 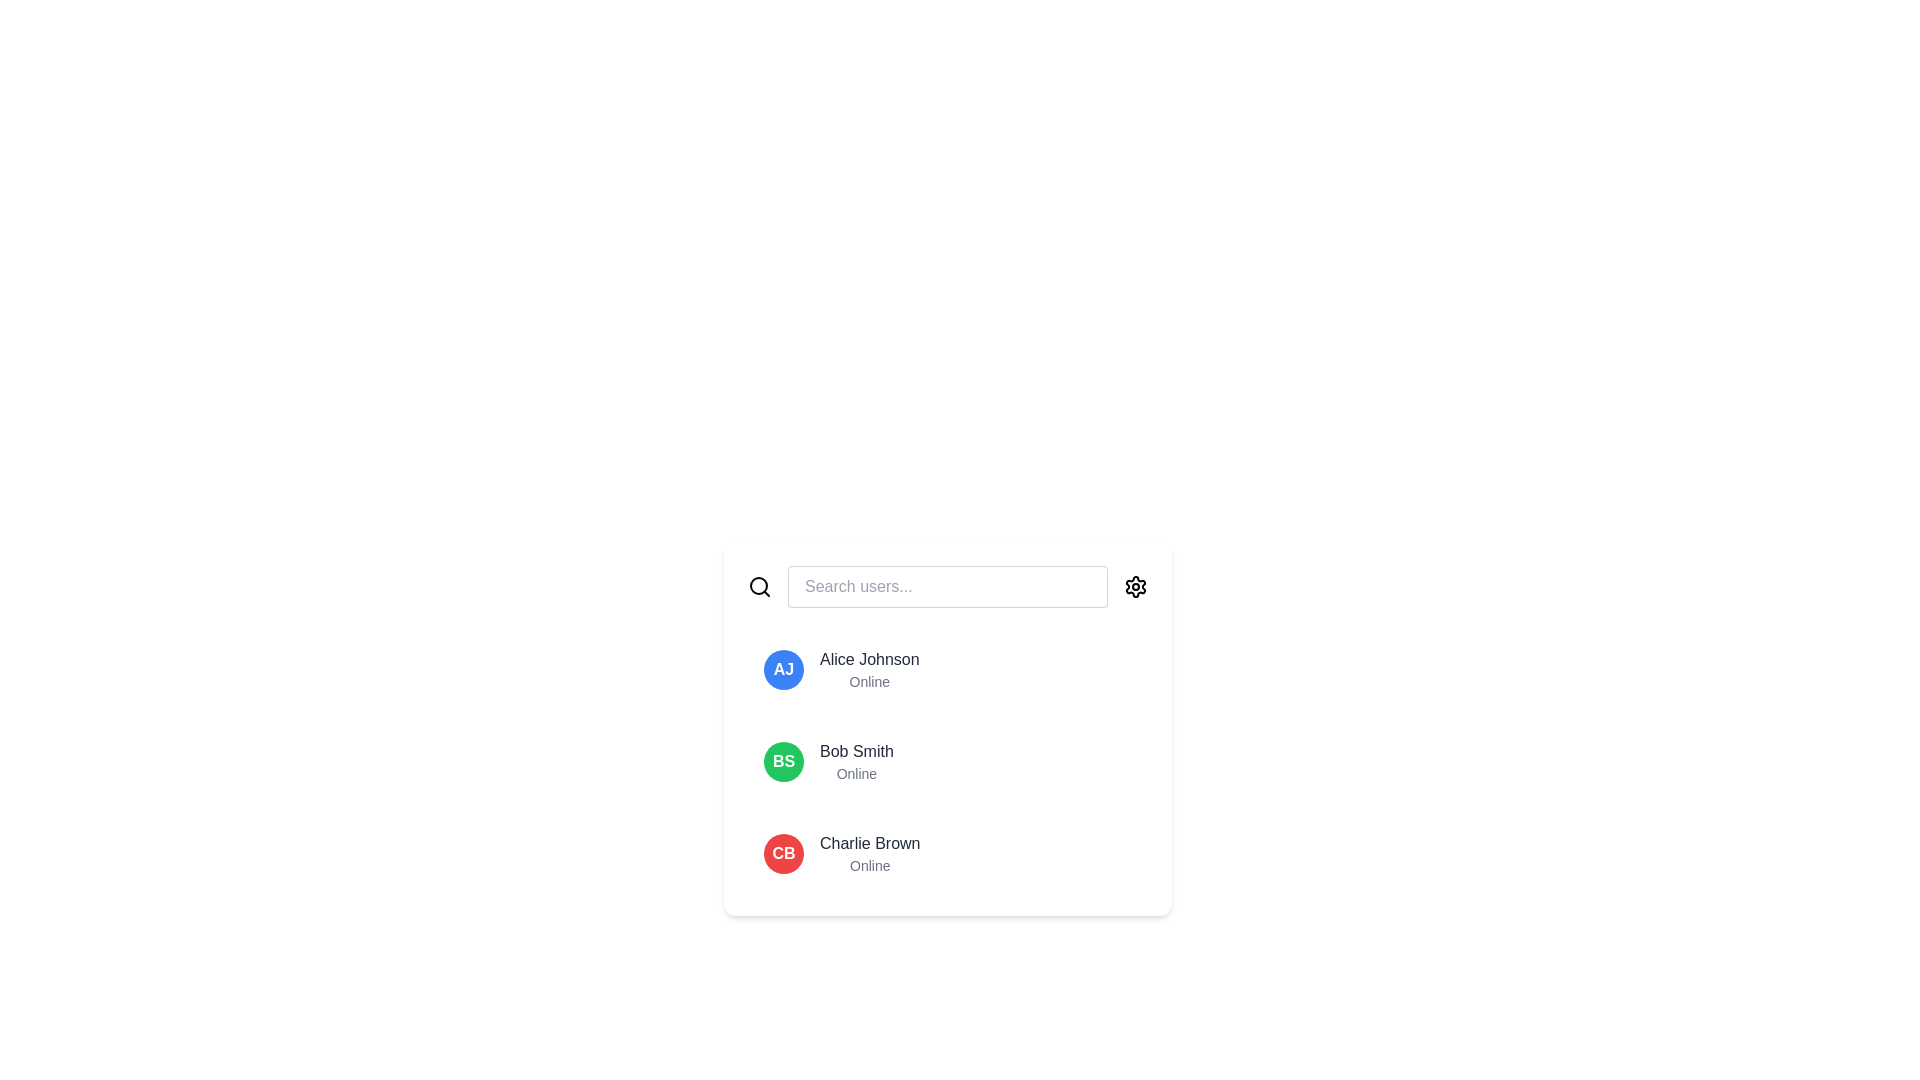 What do you see at coordinates (869, 670) in the screenshot?
I see `the text display showing 'Alice Johnson' and status 'Online' in the user list, which accompanies the circular blue icon labeled 'AJ'` at bounding box center [869, 670].